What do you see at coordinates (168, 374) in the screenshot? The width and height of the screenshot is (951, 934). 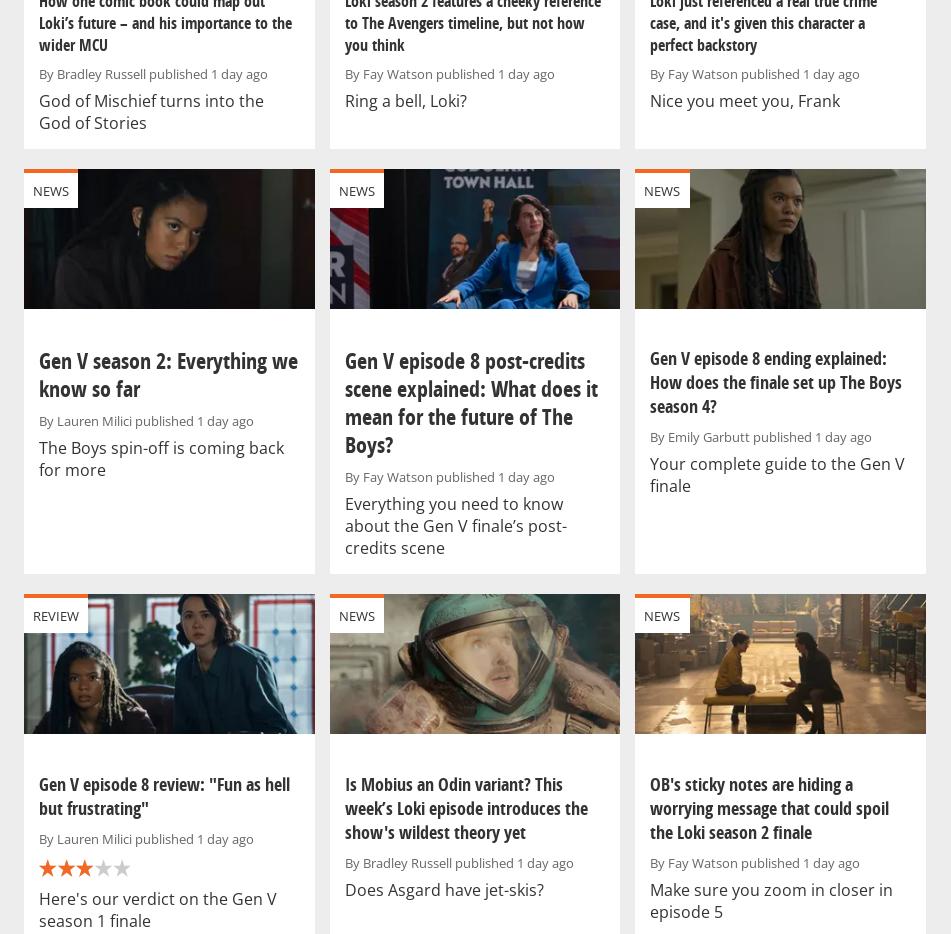 I see `'Gen V season 2: Everything we know so far'` at bounding box center [168, 374].